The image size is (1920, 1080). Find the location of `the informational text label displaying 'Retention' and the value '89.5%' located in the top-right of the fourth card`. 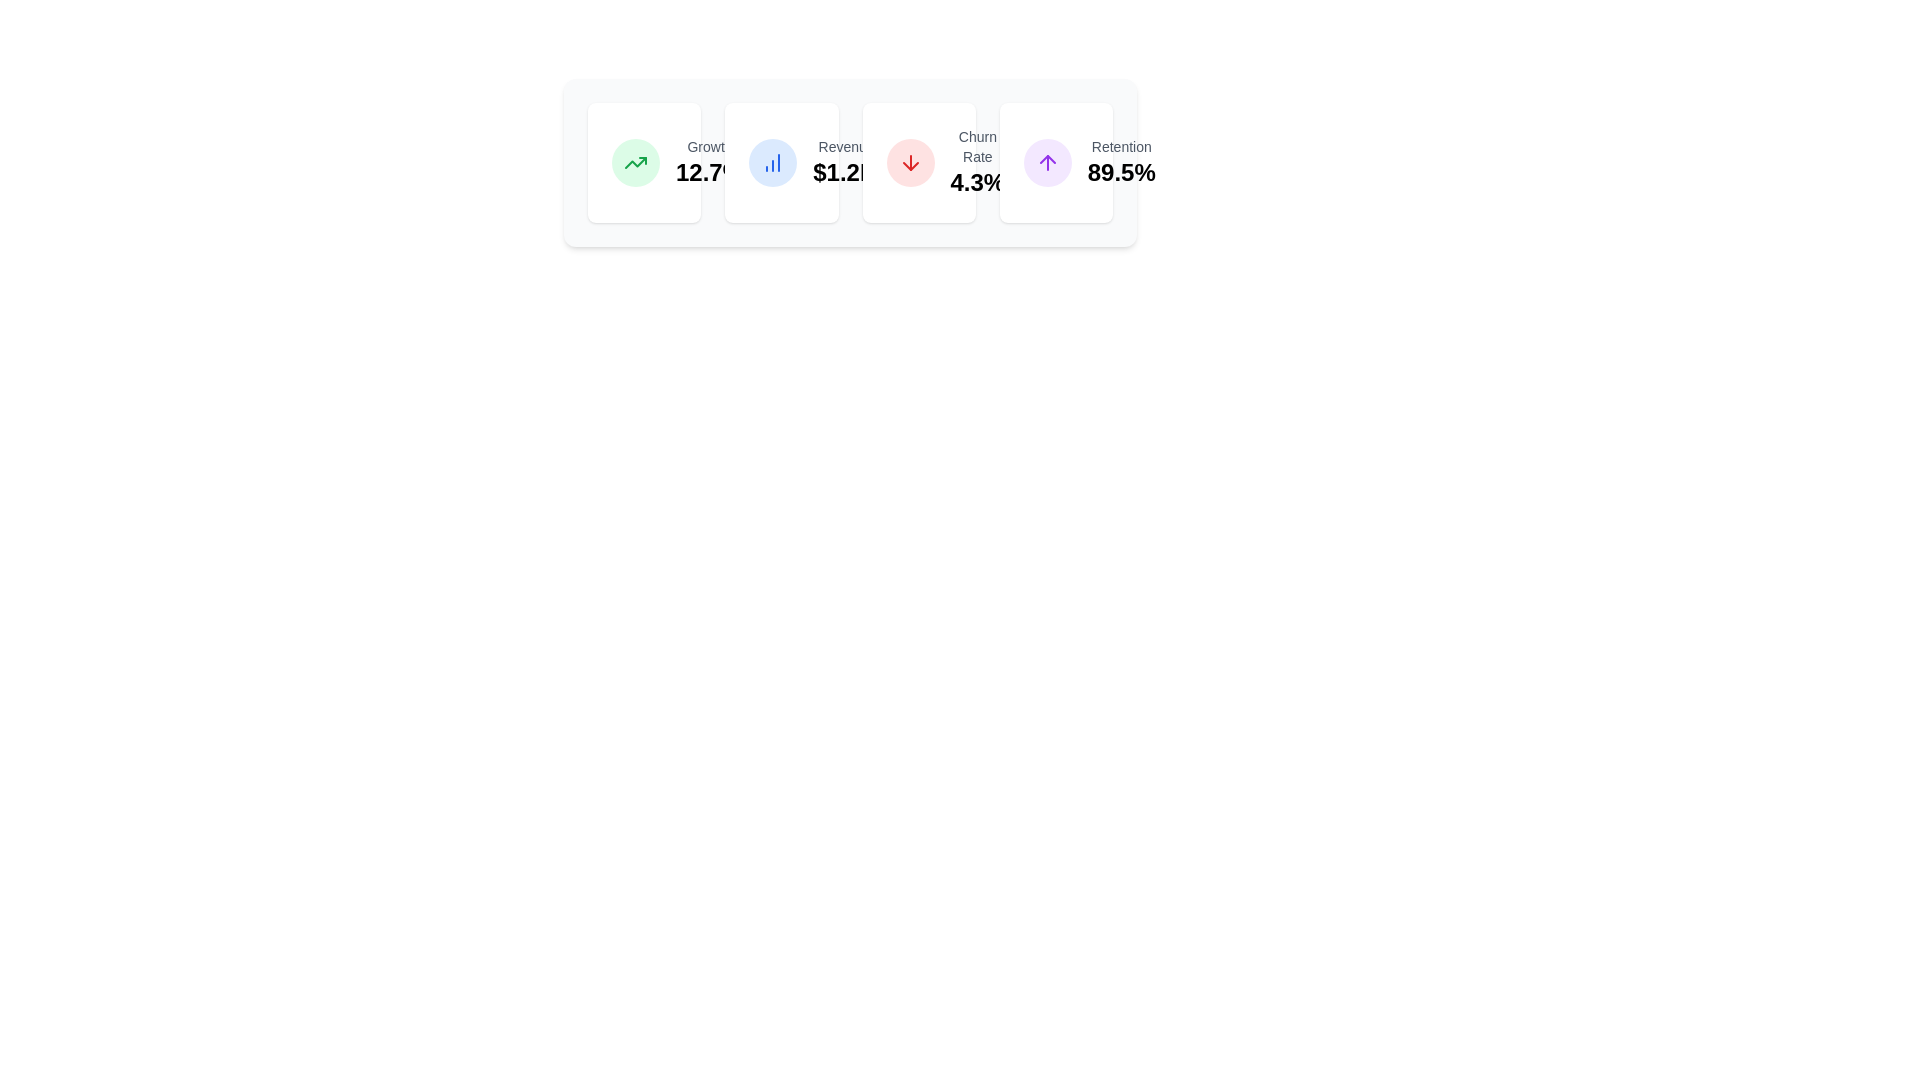

the informational text label displaying 'Retention' and the value '89.5%' located in the top-right of the fourth card is located at coordinates (1121, 161).